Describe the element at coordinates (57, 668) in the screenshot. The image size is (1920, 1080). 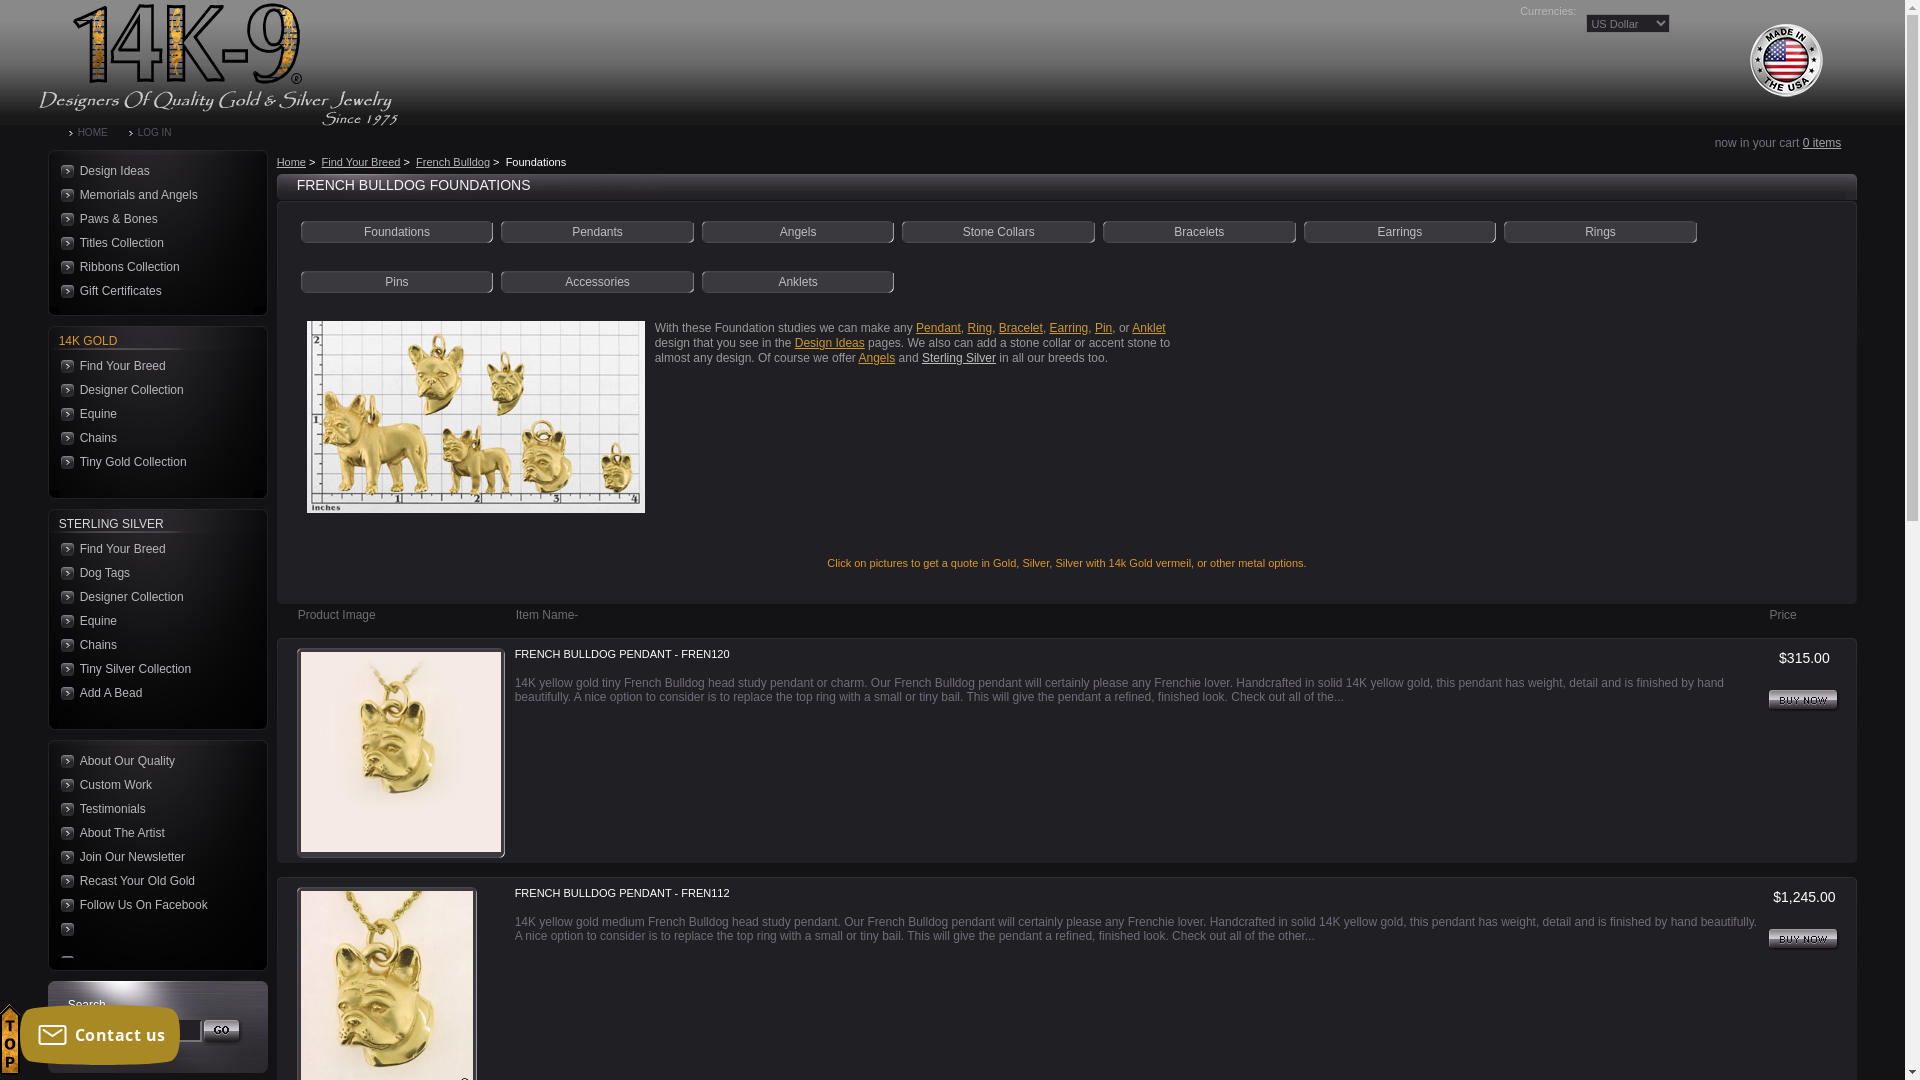
I see `'Tiny Silver Collection'` at that location.